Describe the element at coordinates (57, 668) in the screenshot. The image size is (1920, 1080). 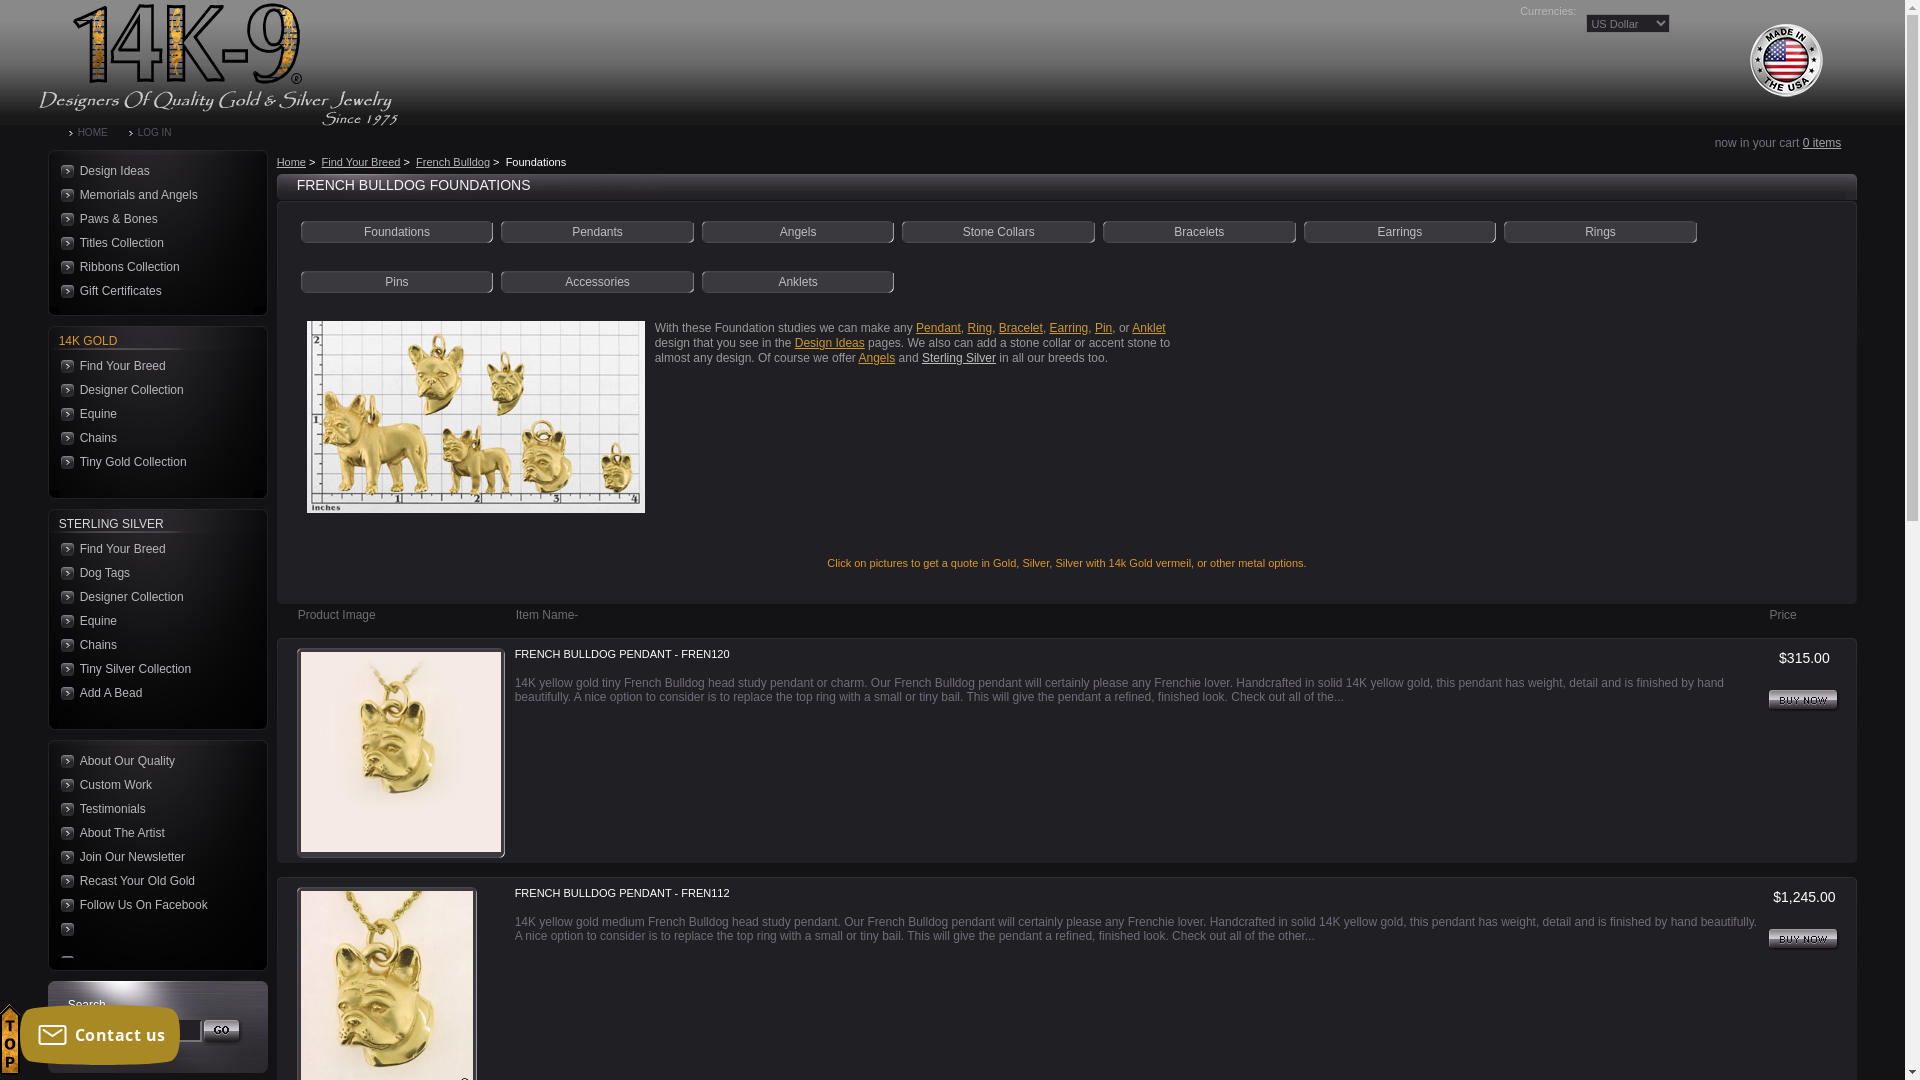
I see `'Tiny Silver Collection'` at that location.